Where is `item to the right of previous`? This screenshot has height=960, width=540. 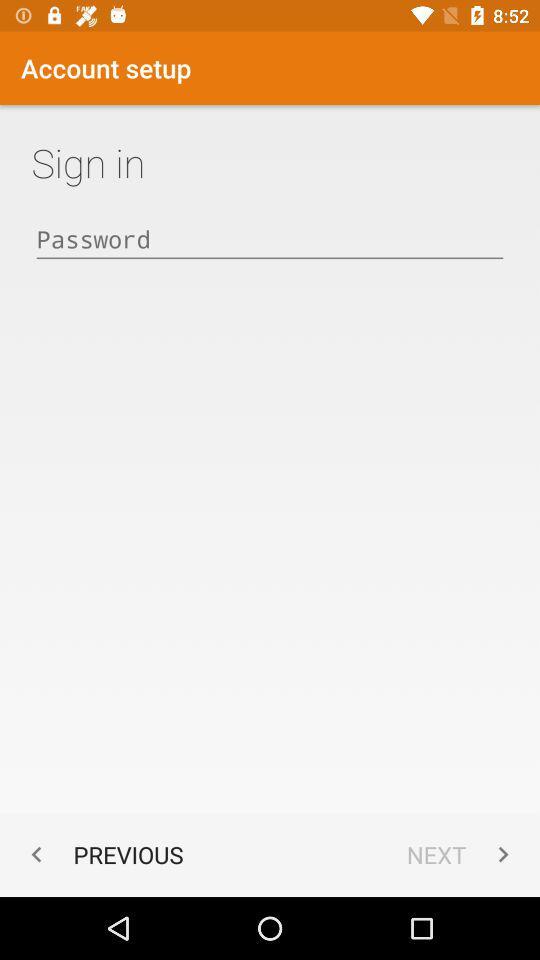
item to the right of previous is located at coordinates (462, 853).